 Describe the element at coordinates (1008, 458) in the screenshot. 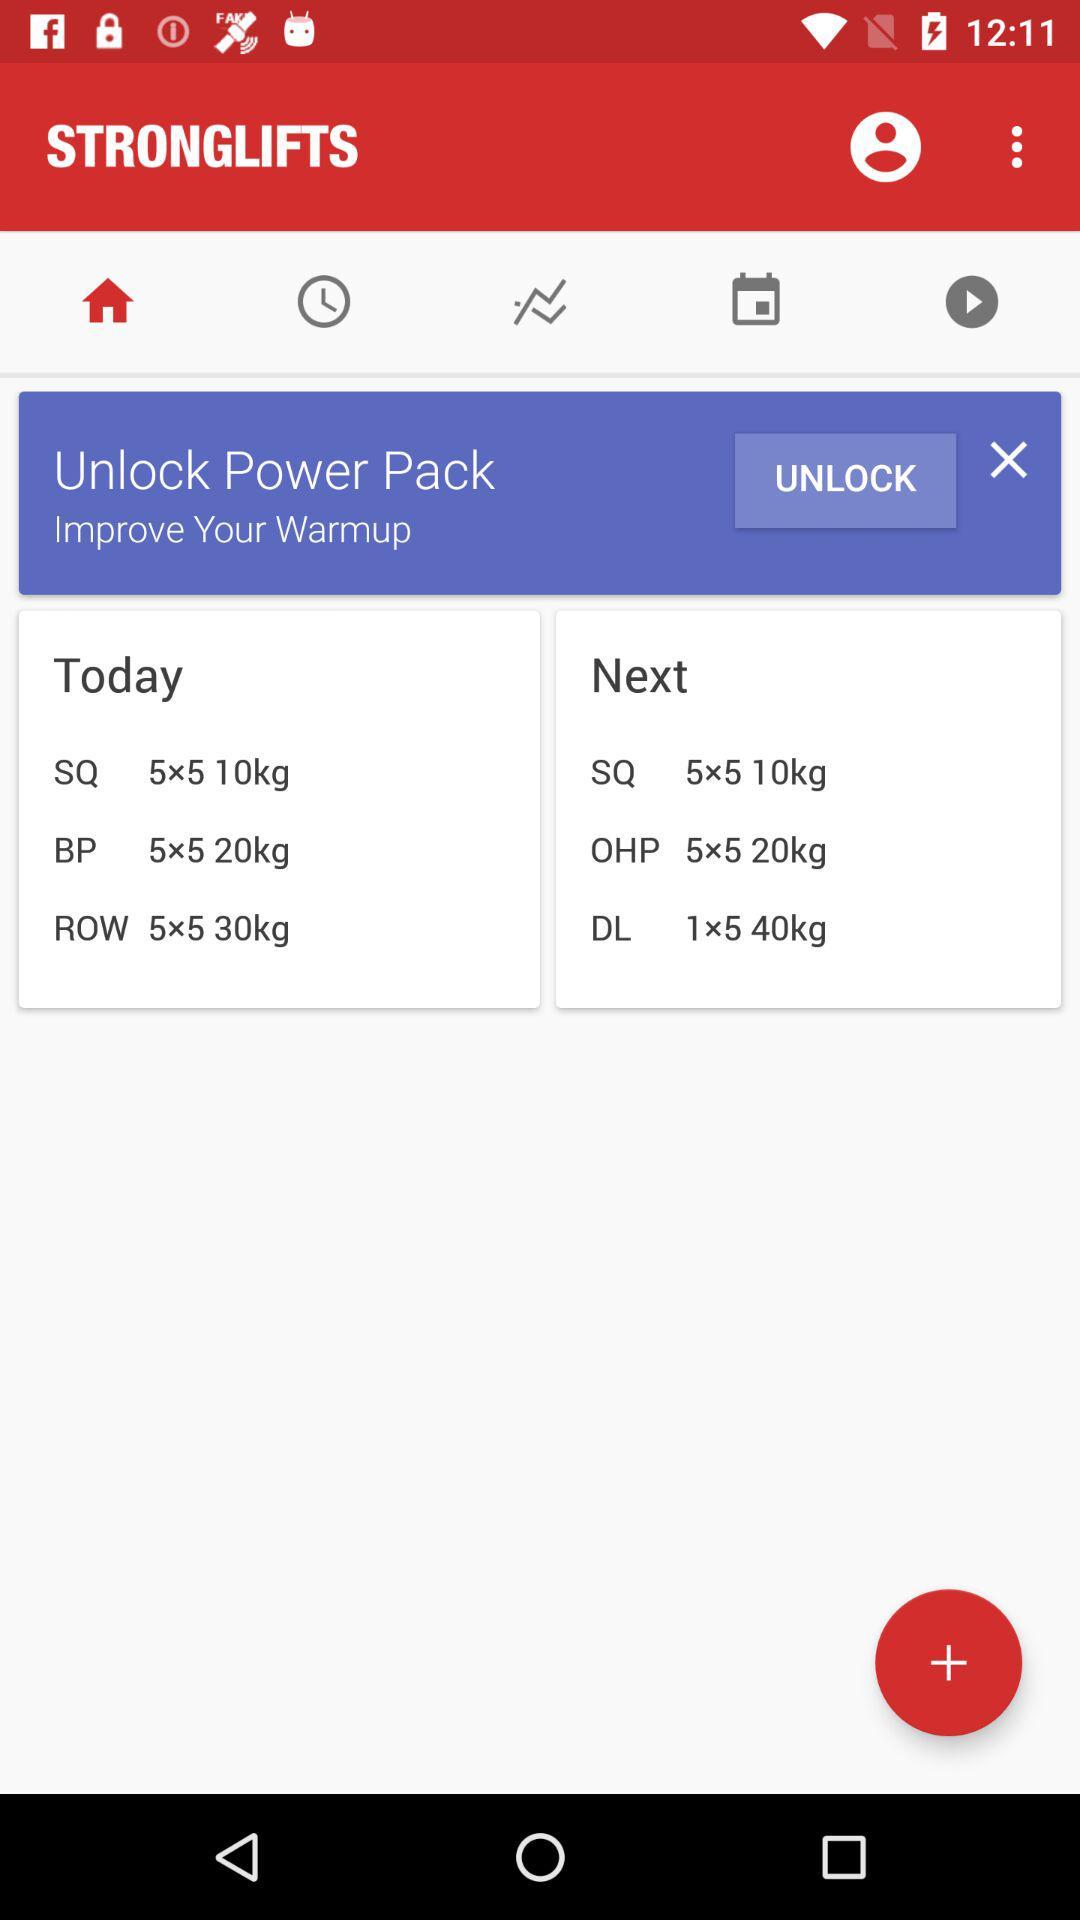

I see `power pack information panel` at that location.